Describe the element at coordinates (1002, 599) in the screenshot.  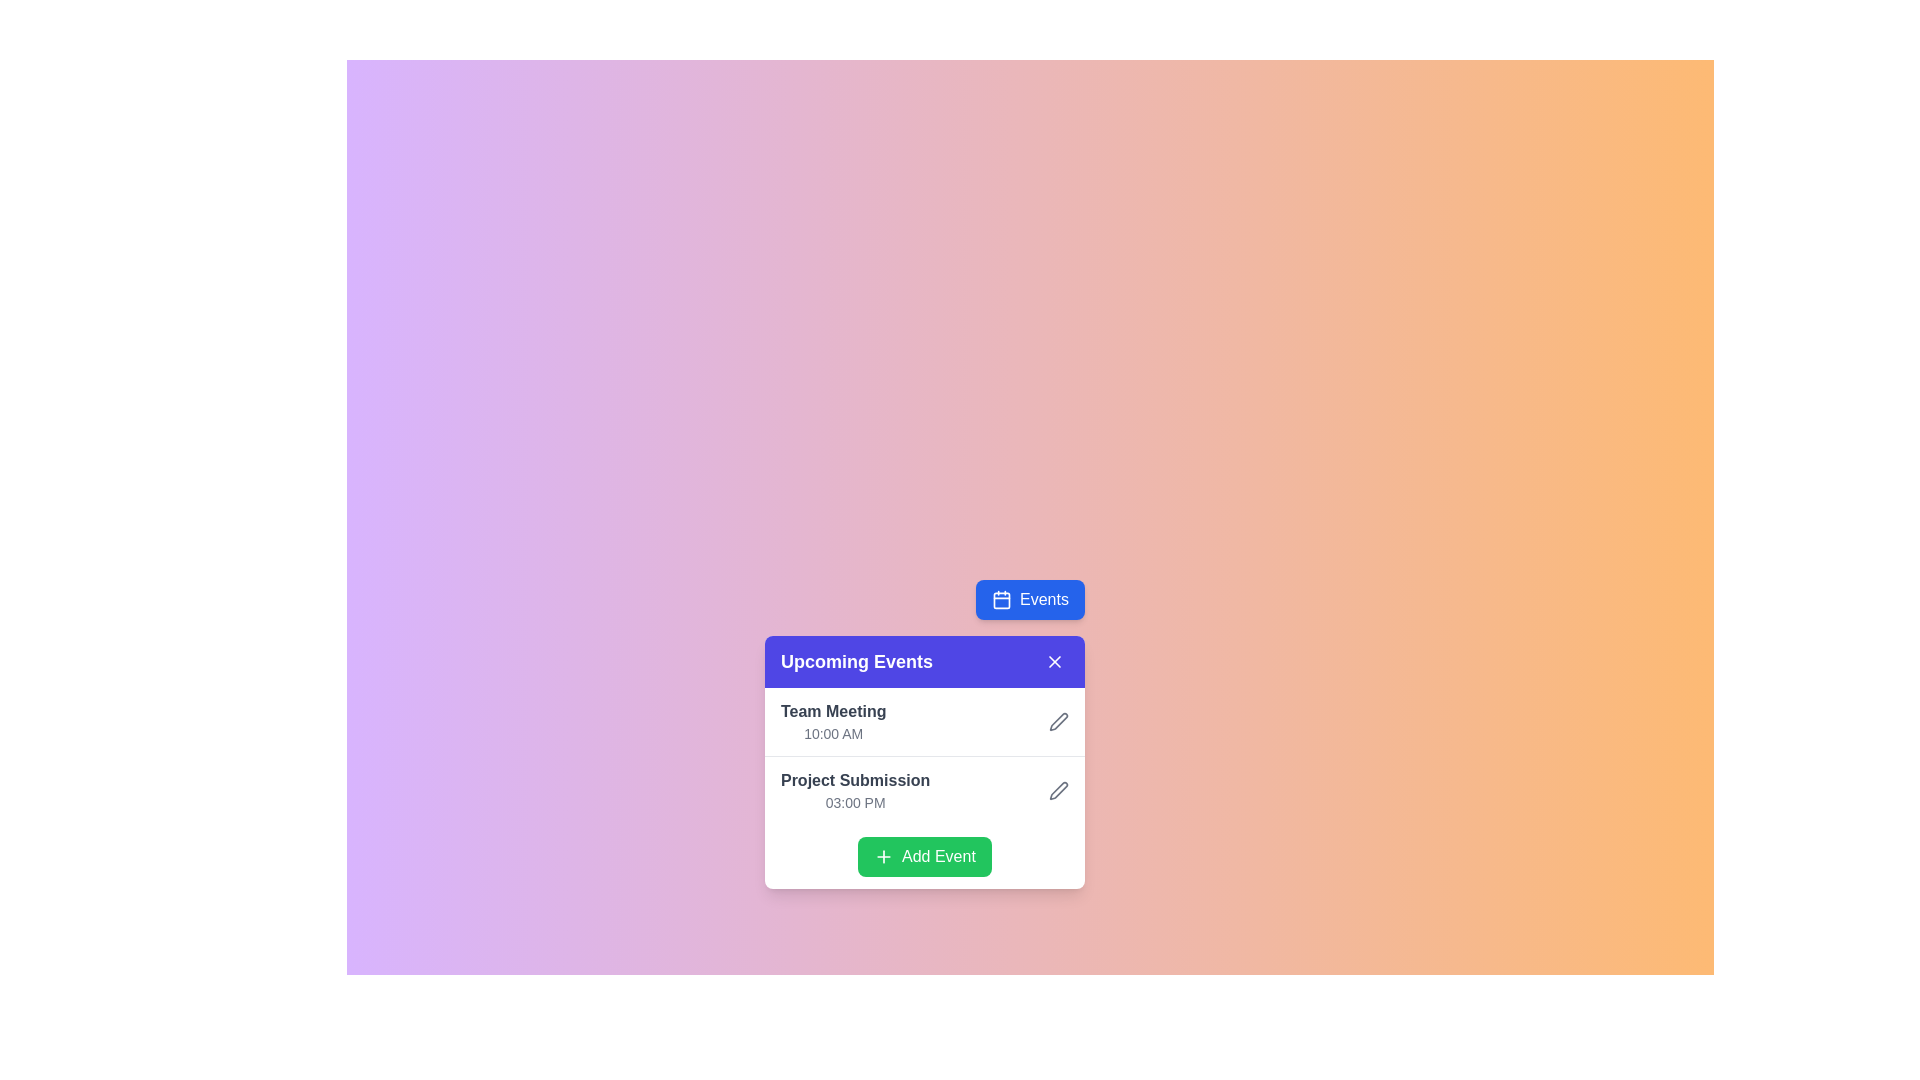
I see `the solid blue square with rounded corners located inside the calendar icon, which is part of the Decorative UI component` at that location.